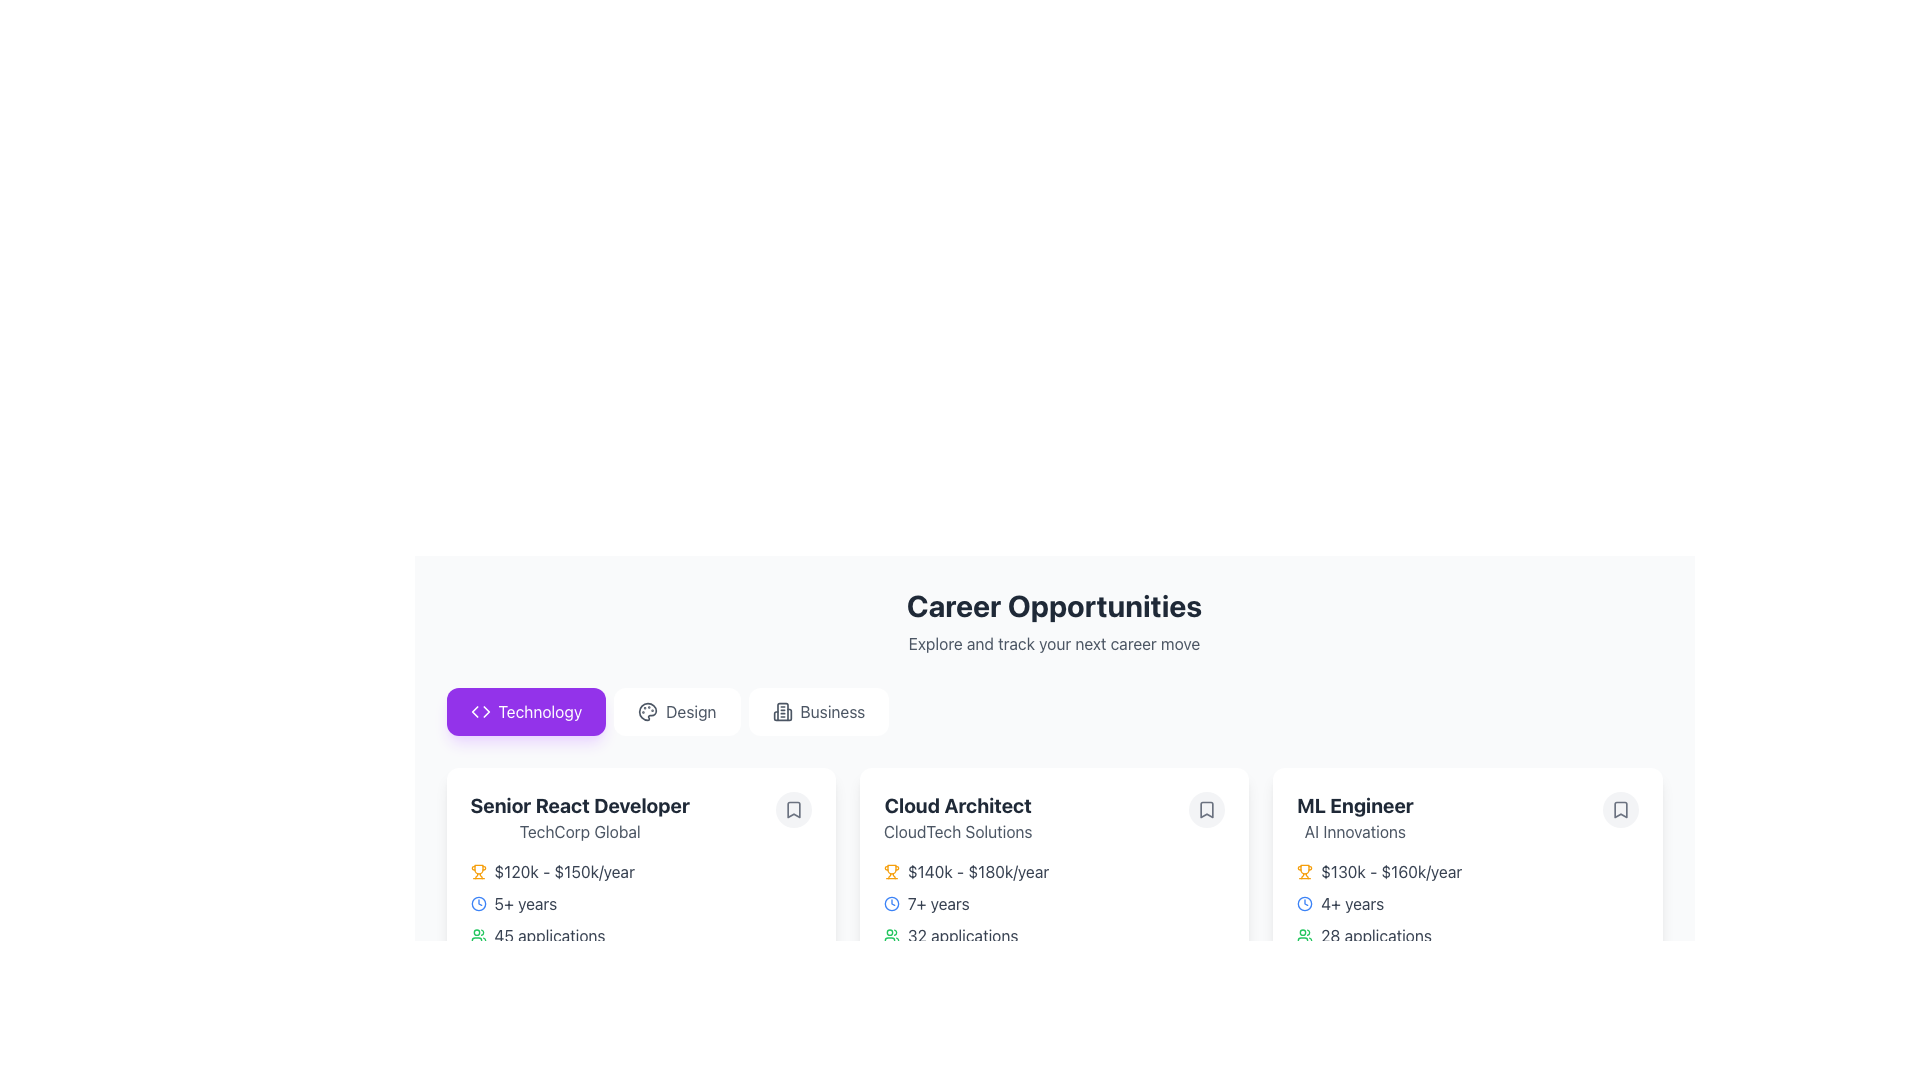  What do you see at coordinates (477, 903) in the screenshot?
I see `the small blue clock icon with a circular outline and clock hands, which is located to the left of the text '5+ years' in the 'Senior React Developer' section under 'Technology'` at bounding box center [477, 903].